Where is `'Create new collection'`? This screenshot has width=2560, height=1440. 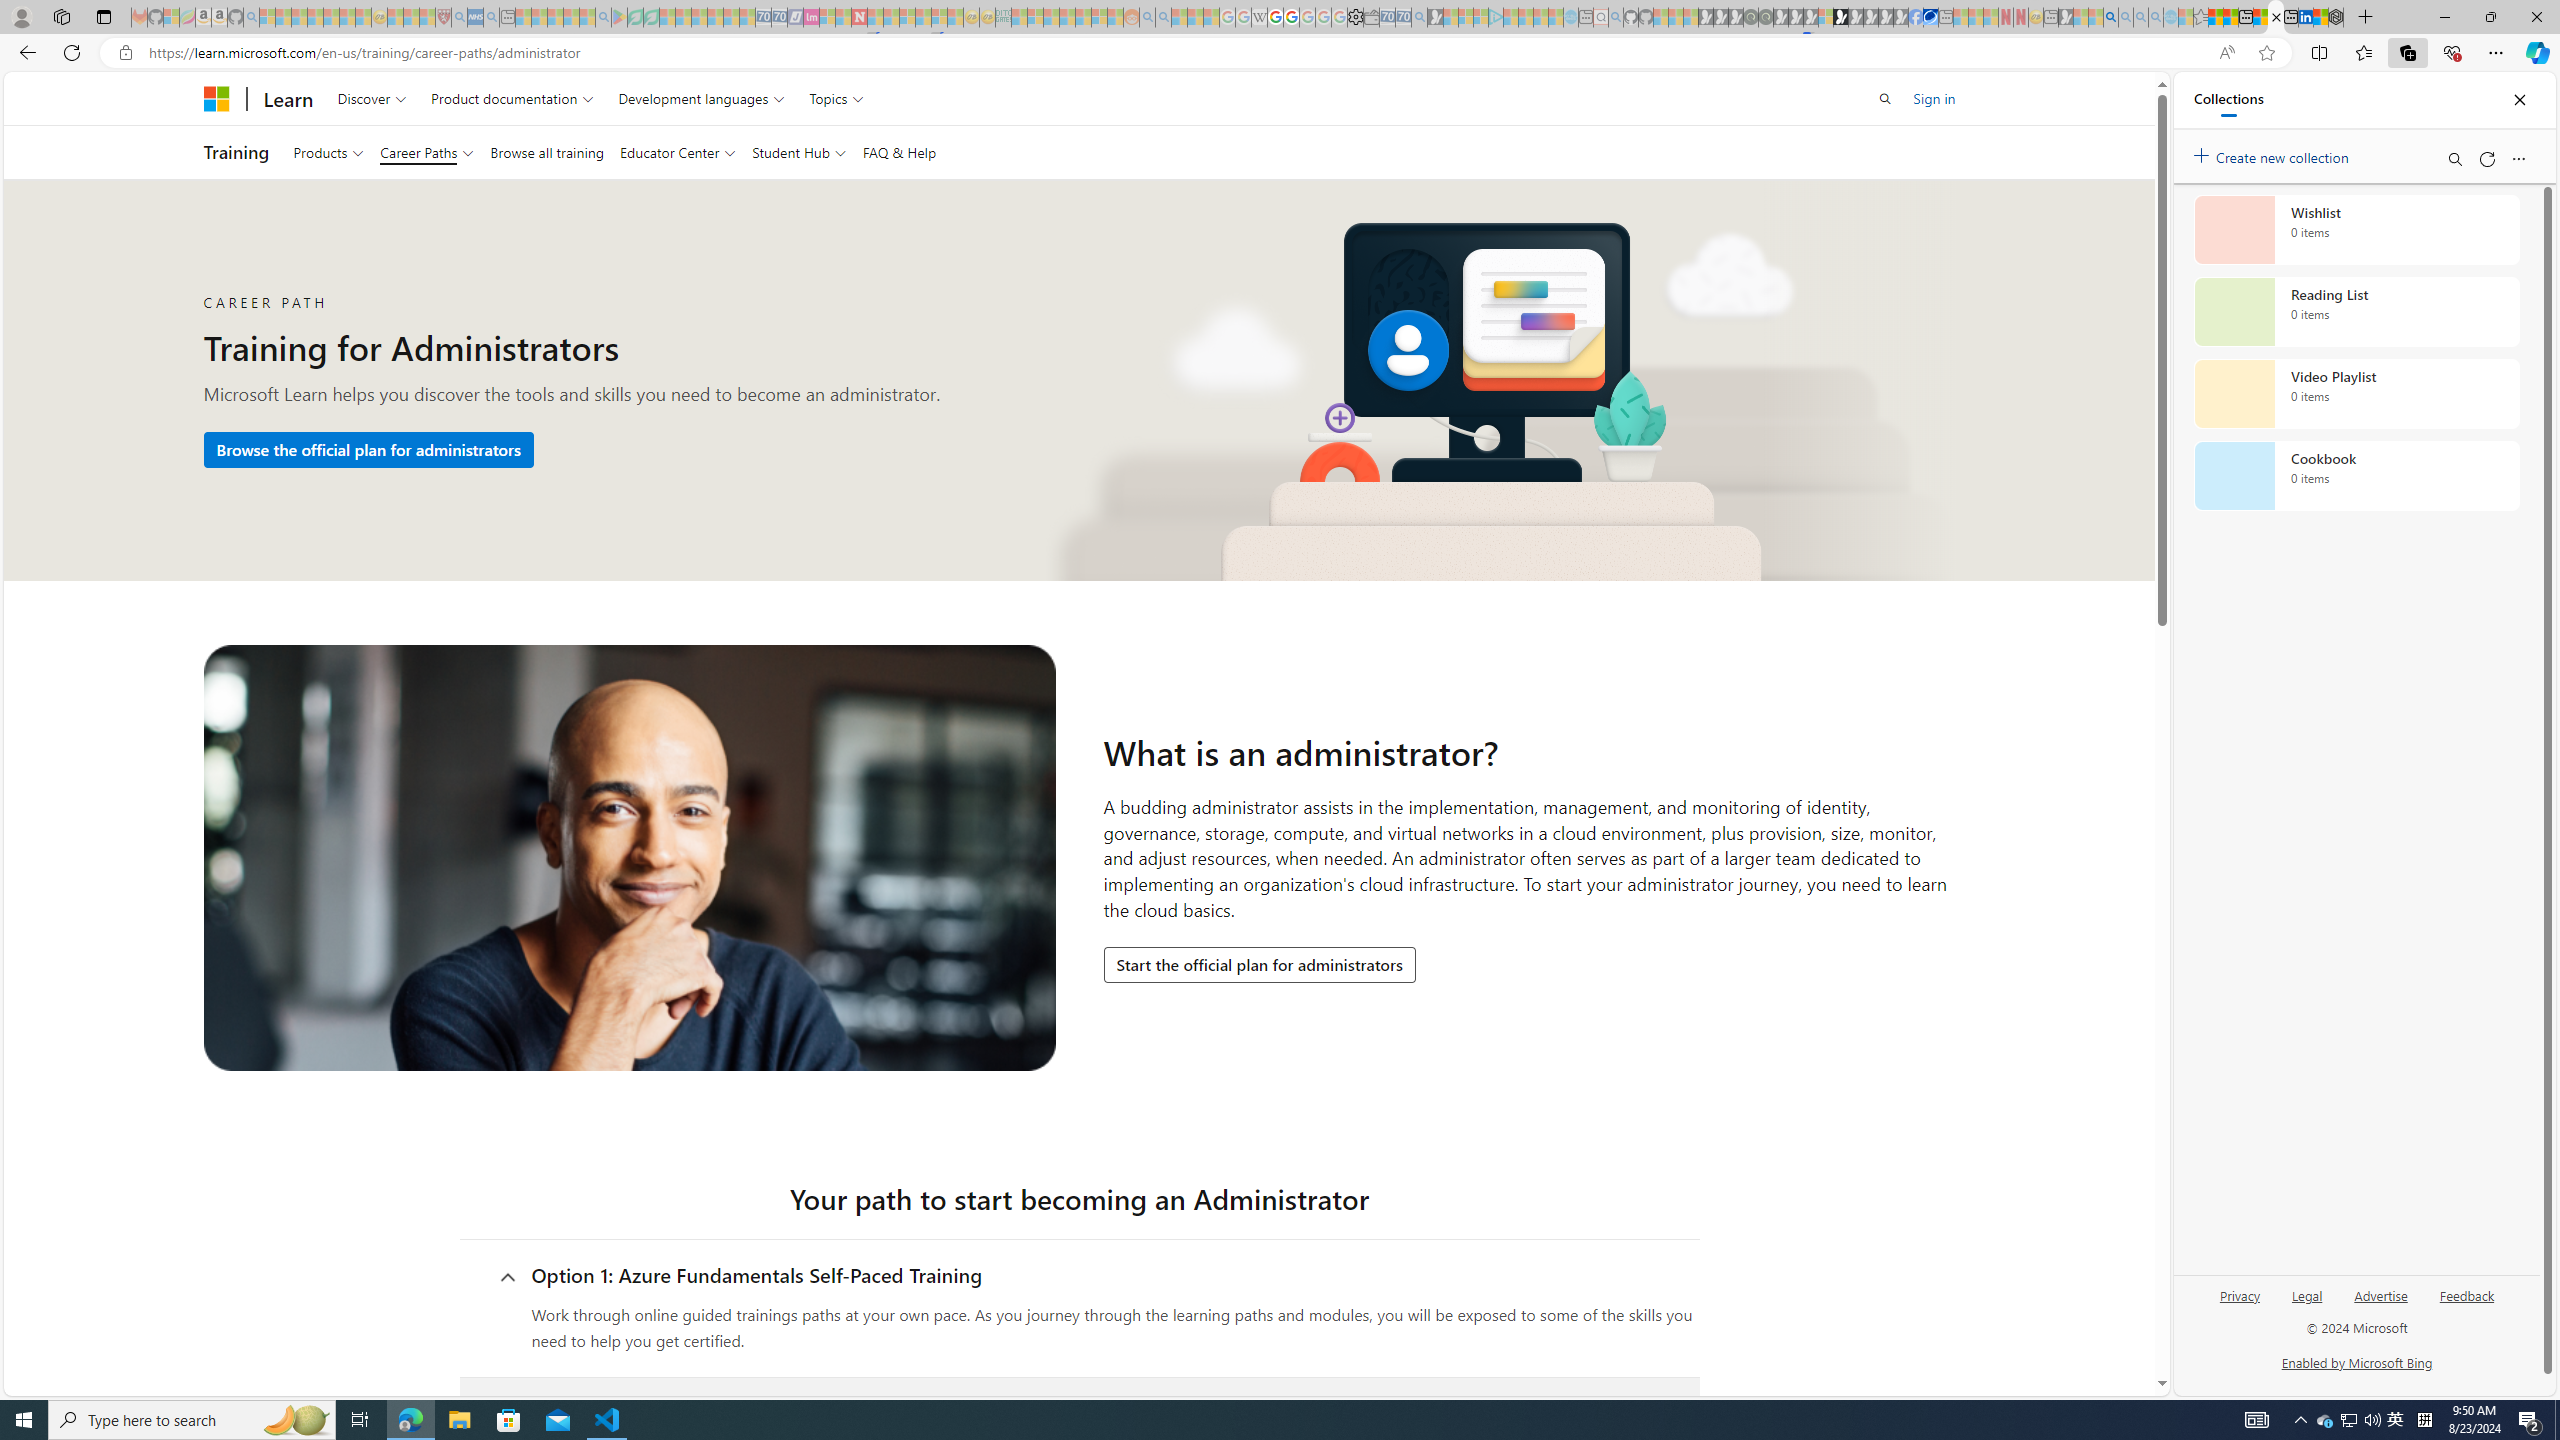
'Create new collection' is located at coordinates (2274, 153).